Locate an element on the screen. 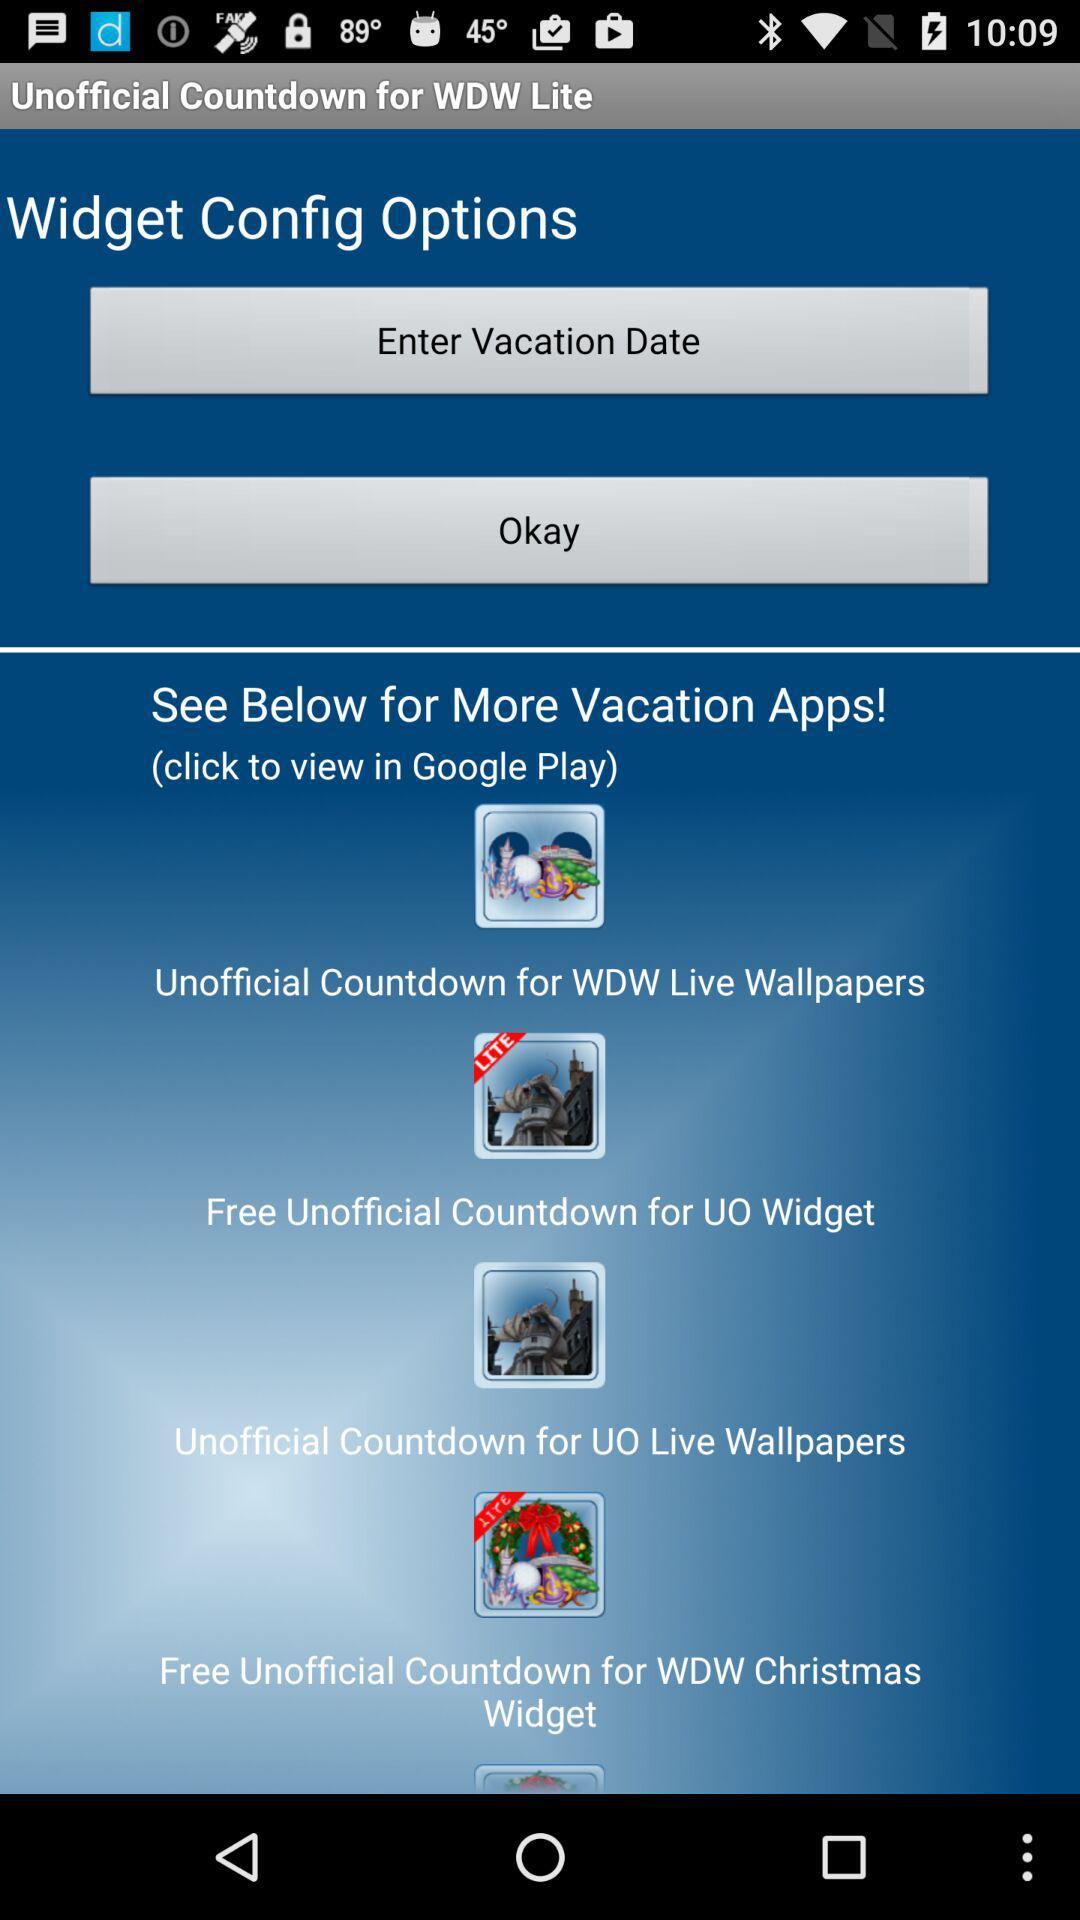  the button above the okay icon is located at coordinates (538, 346).